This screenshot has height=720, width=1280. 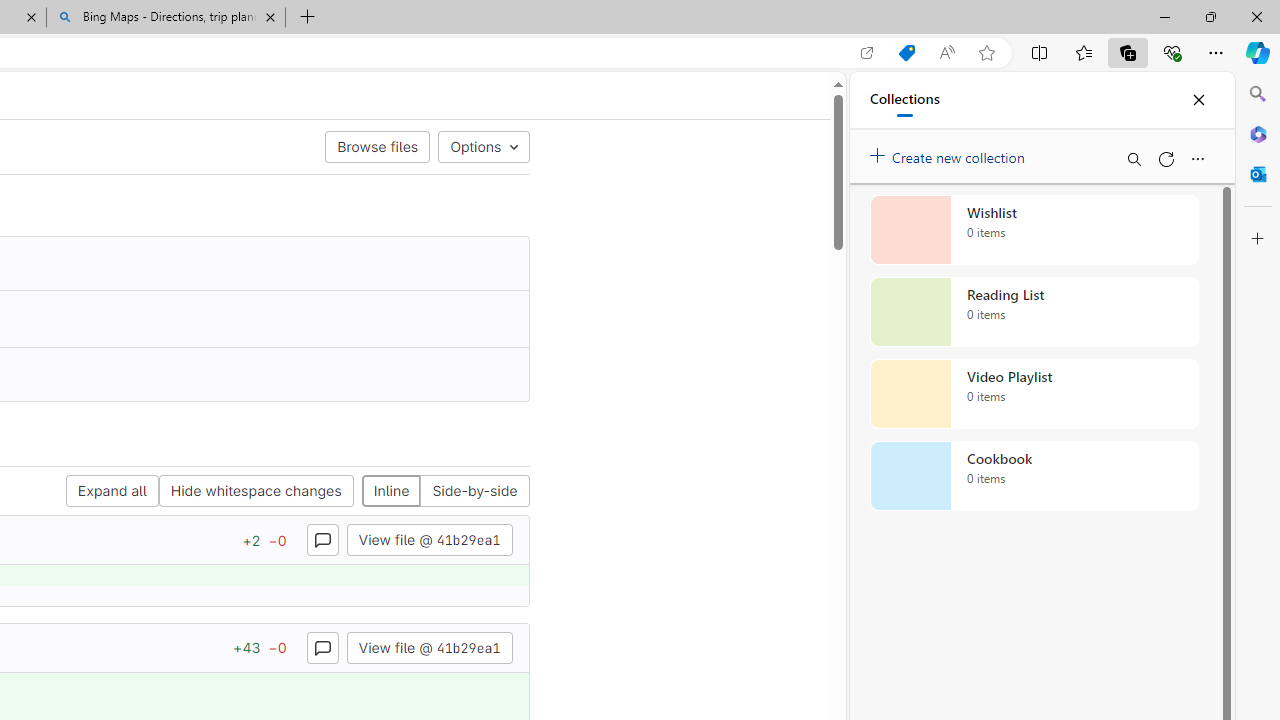 I want to click on 'Split screen', so click(x=1040, y=51).